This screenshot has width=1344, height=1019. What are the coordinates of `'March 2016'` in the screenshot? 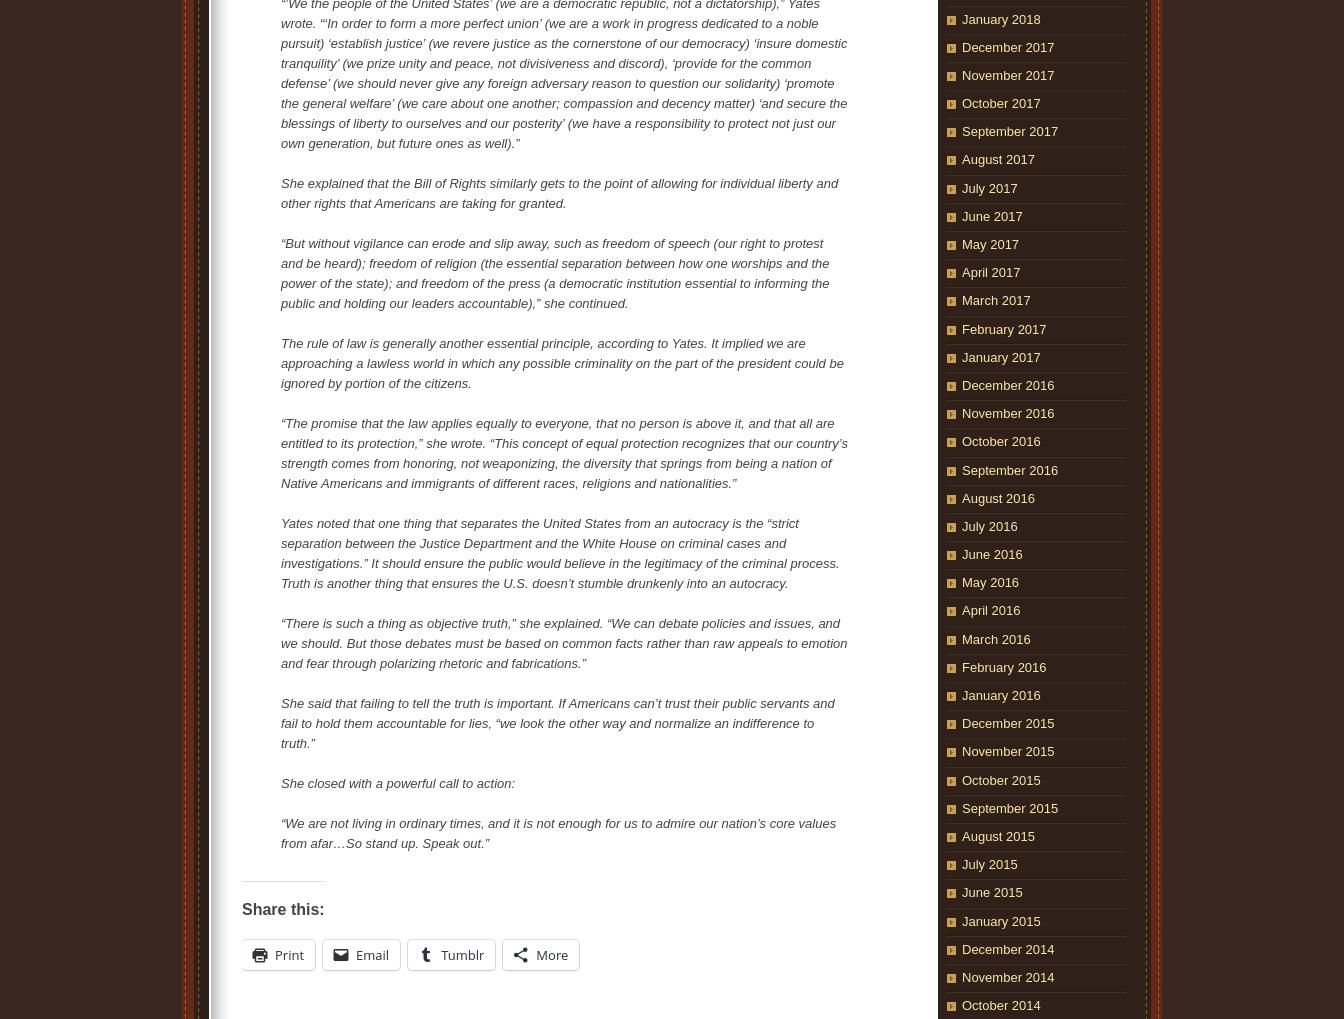 It's located at (996, 638).